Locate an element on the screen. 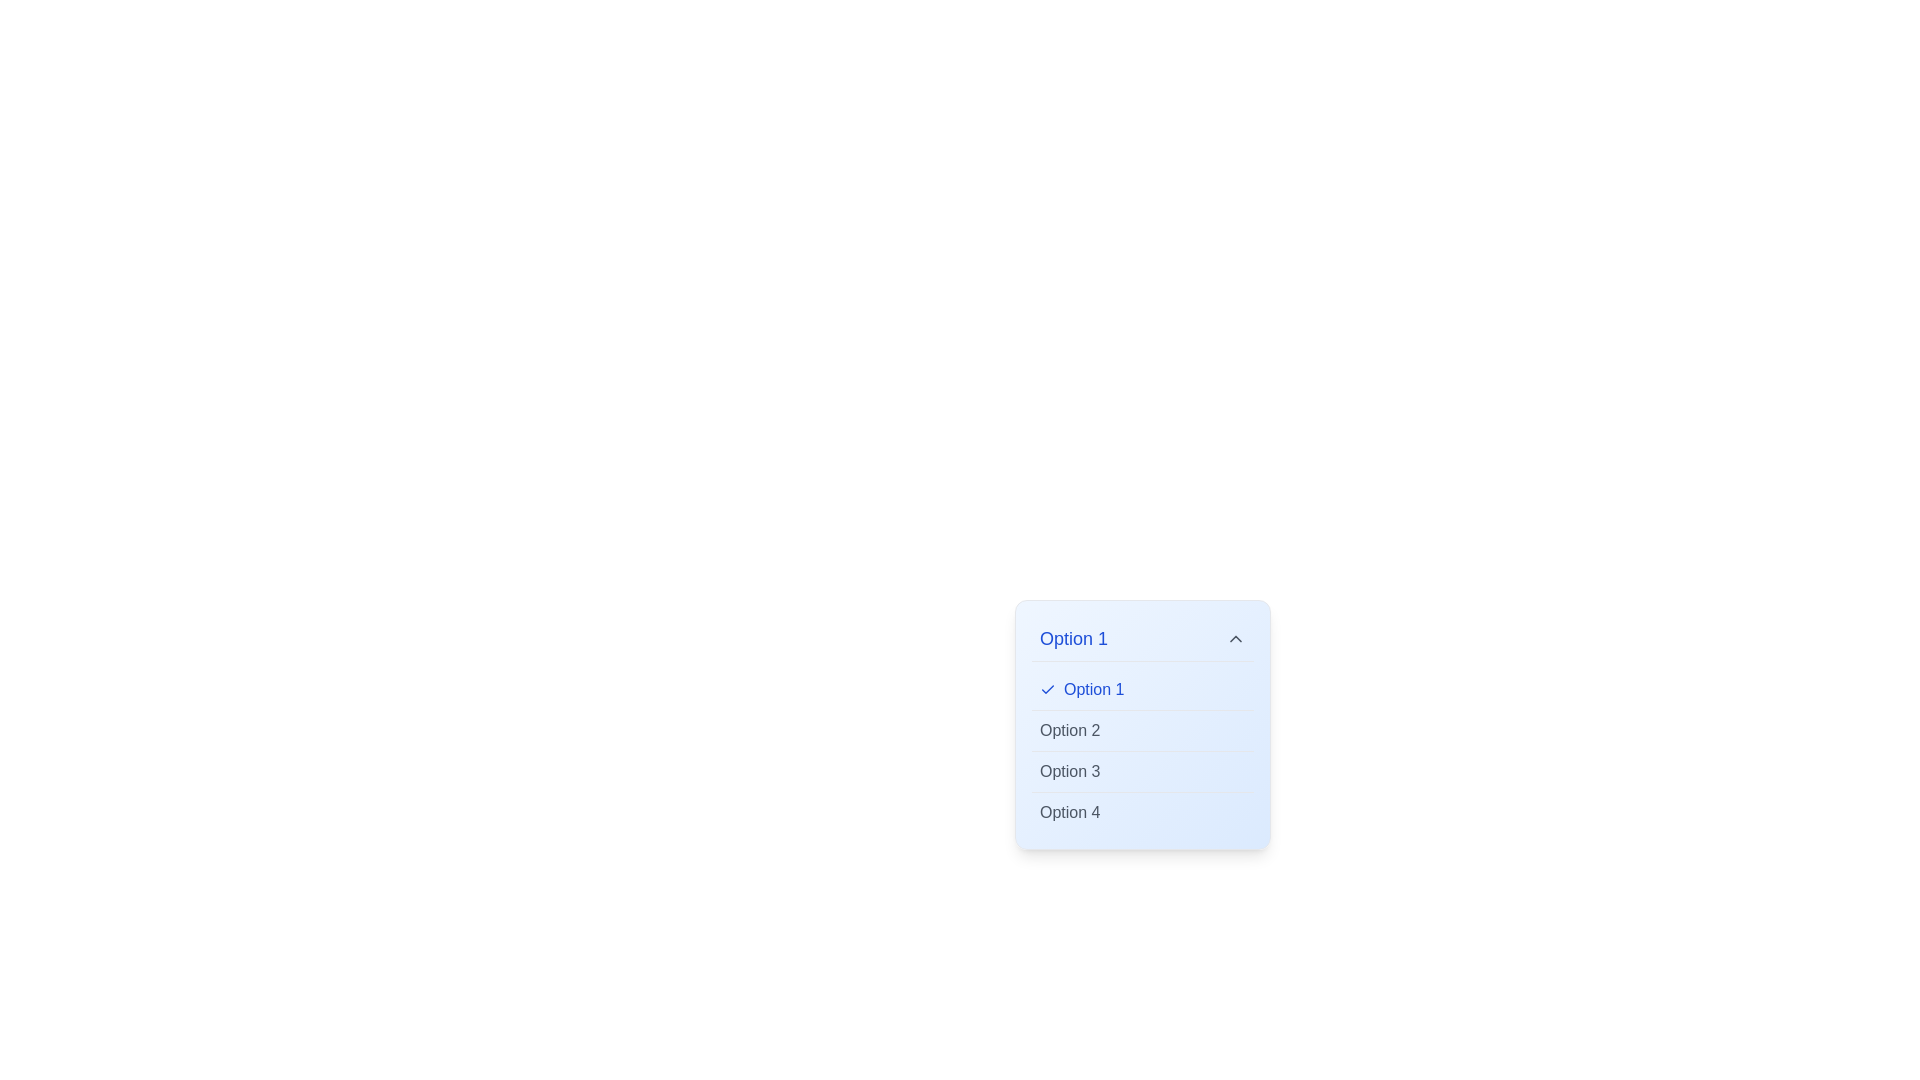  the selectable option 'Option 4' in the dropdown menu is located at coordinates (1142, 812).